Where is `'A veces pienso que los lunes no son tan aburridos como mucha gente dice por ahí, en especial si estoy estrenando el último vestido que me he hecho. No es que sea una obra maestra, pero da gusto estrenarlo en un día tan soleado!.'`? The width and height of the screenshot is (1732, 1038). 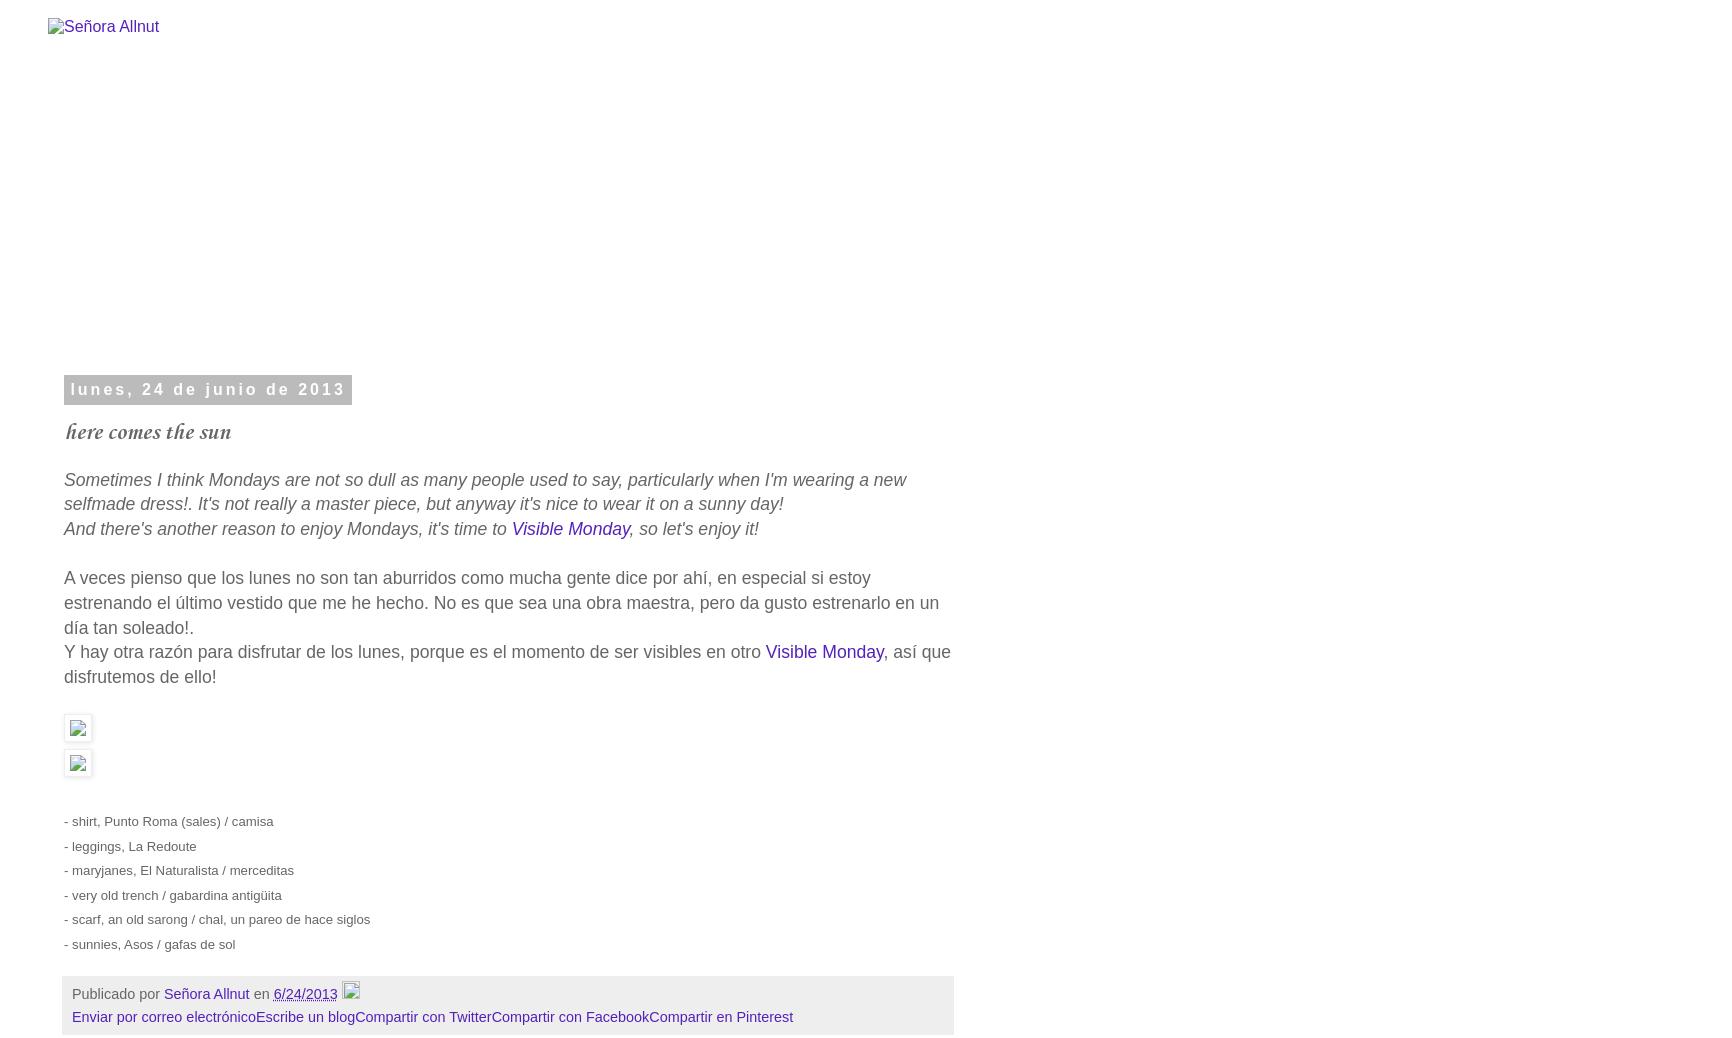 'A veces pienso que los lunes no son tan aburridos como mucha gente dice por ahí, en especial si estoy estrenando el último vestido que me he hecho. No es que sea una obra maestra, pero da gusto estrenarlo en un día tan soleado!.' is located at coordinates (64, 601).